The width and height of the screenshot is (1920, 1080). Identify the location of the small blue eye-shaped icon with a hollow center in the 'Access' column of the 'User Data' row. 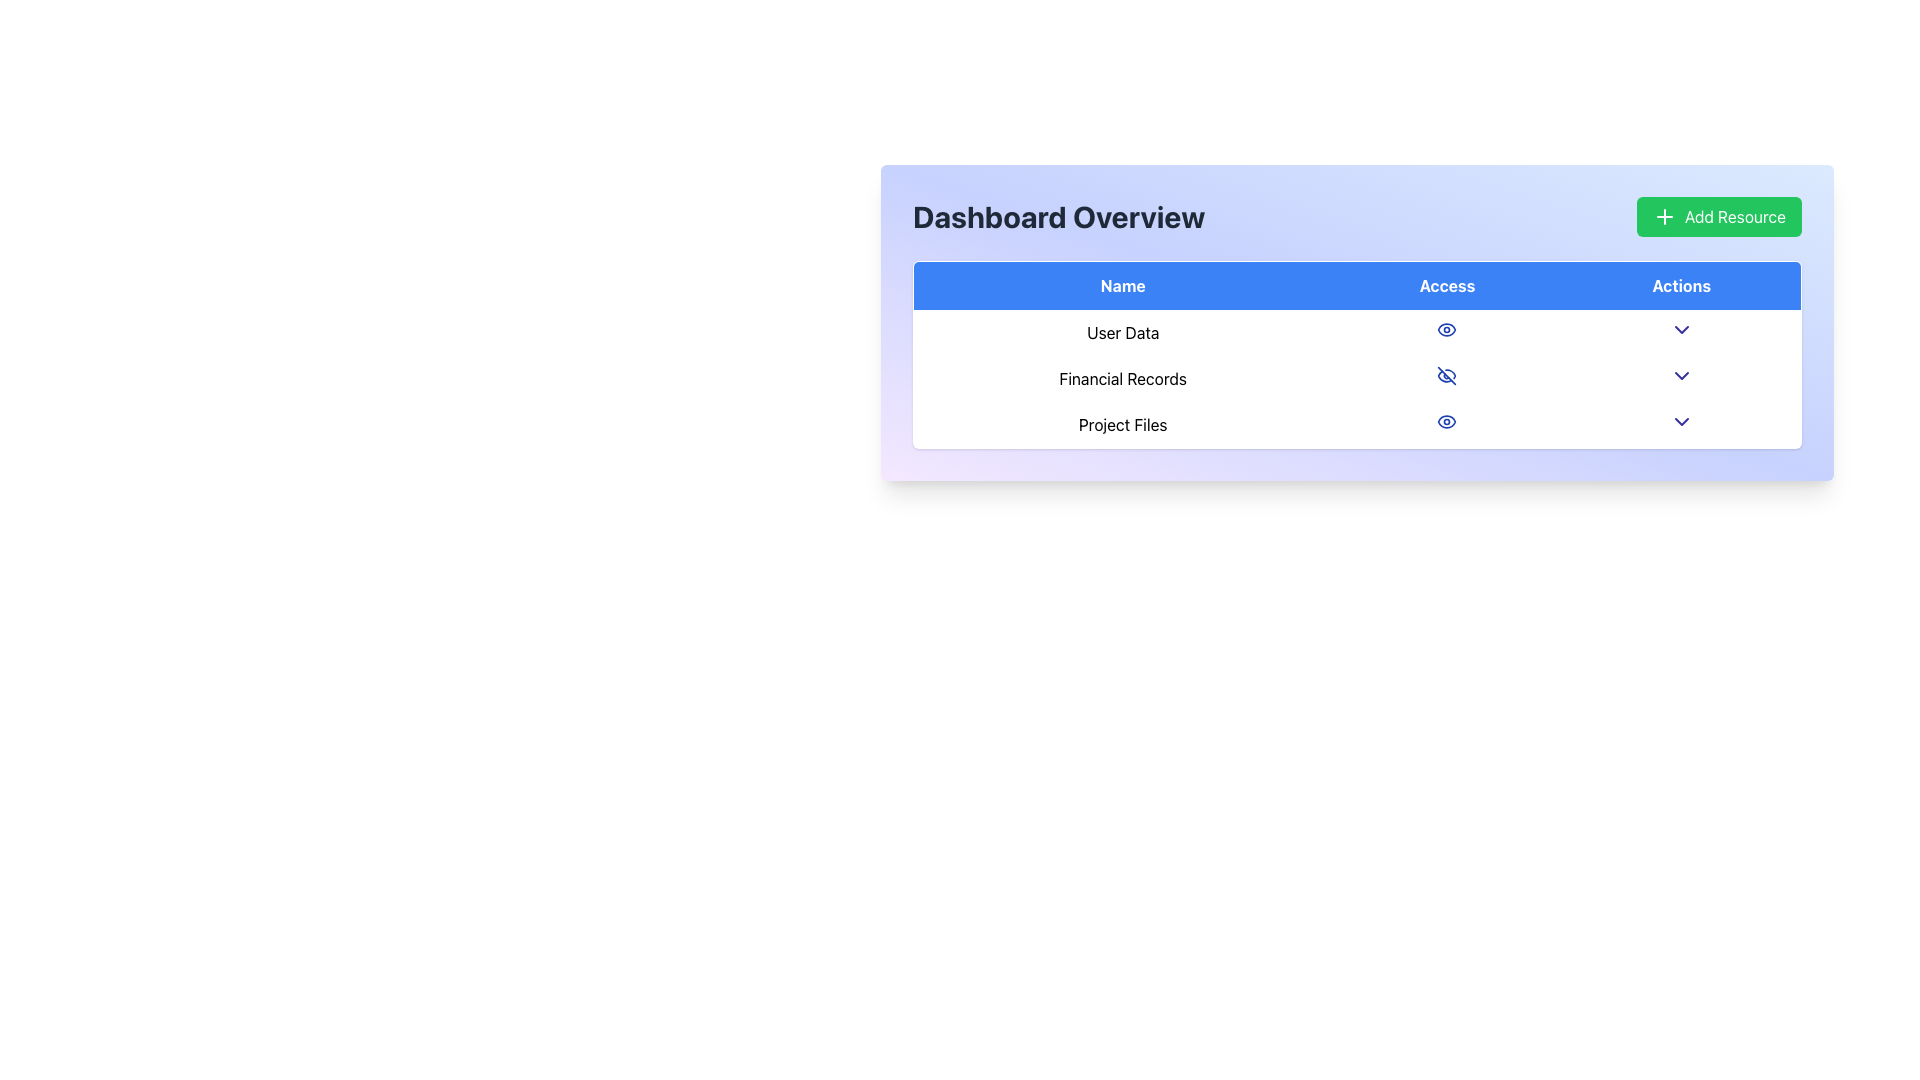
(1446, 329).